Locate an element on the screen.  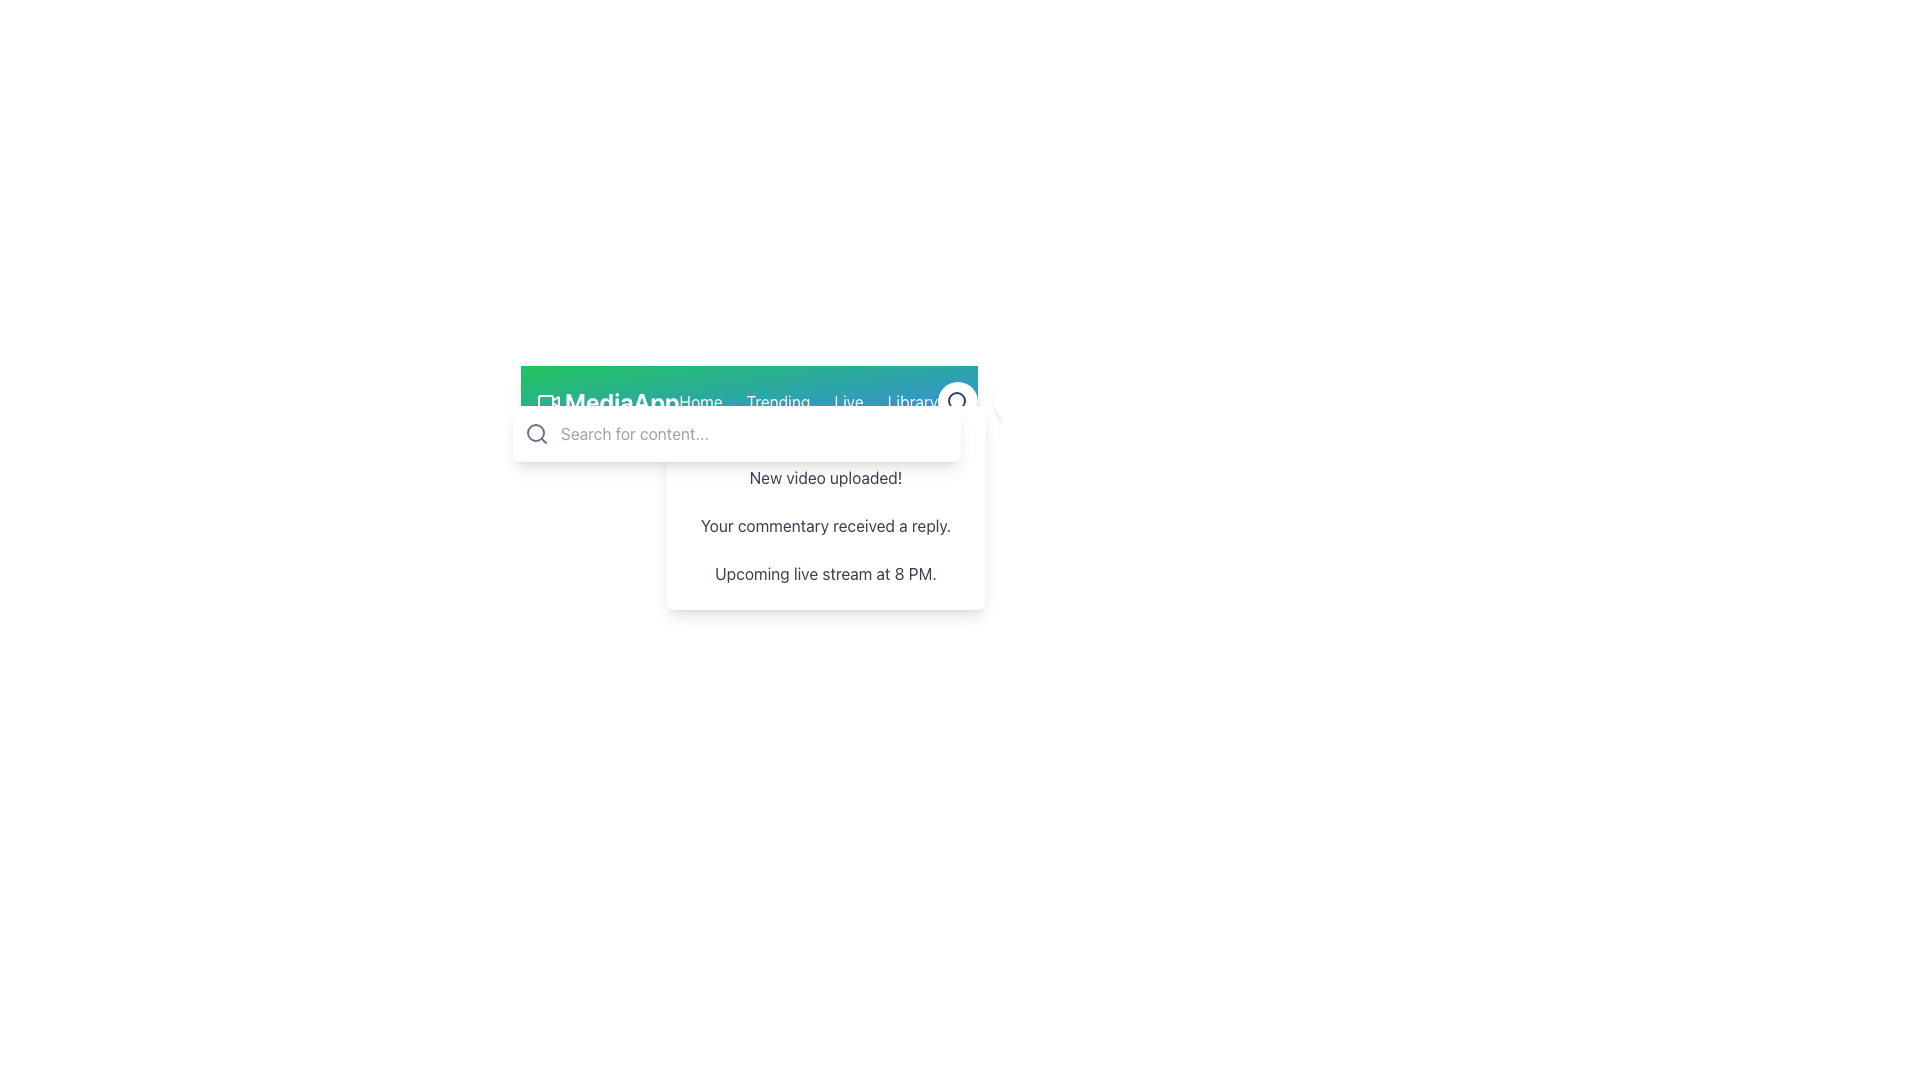
the 'Live' navigation link located in the navigation bar is located at coordinates (849, 401).